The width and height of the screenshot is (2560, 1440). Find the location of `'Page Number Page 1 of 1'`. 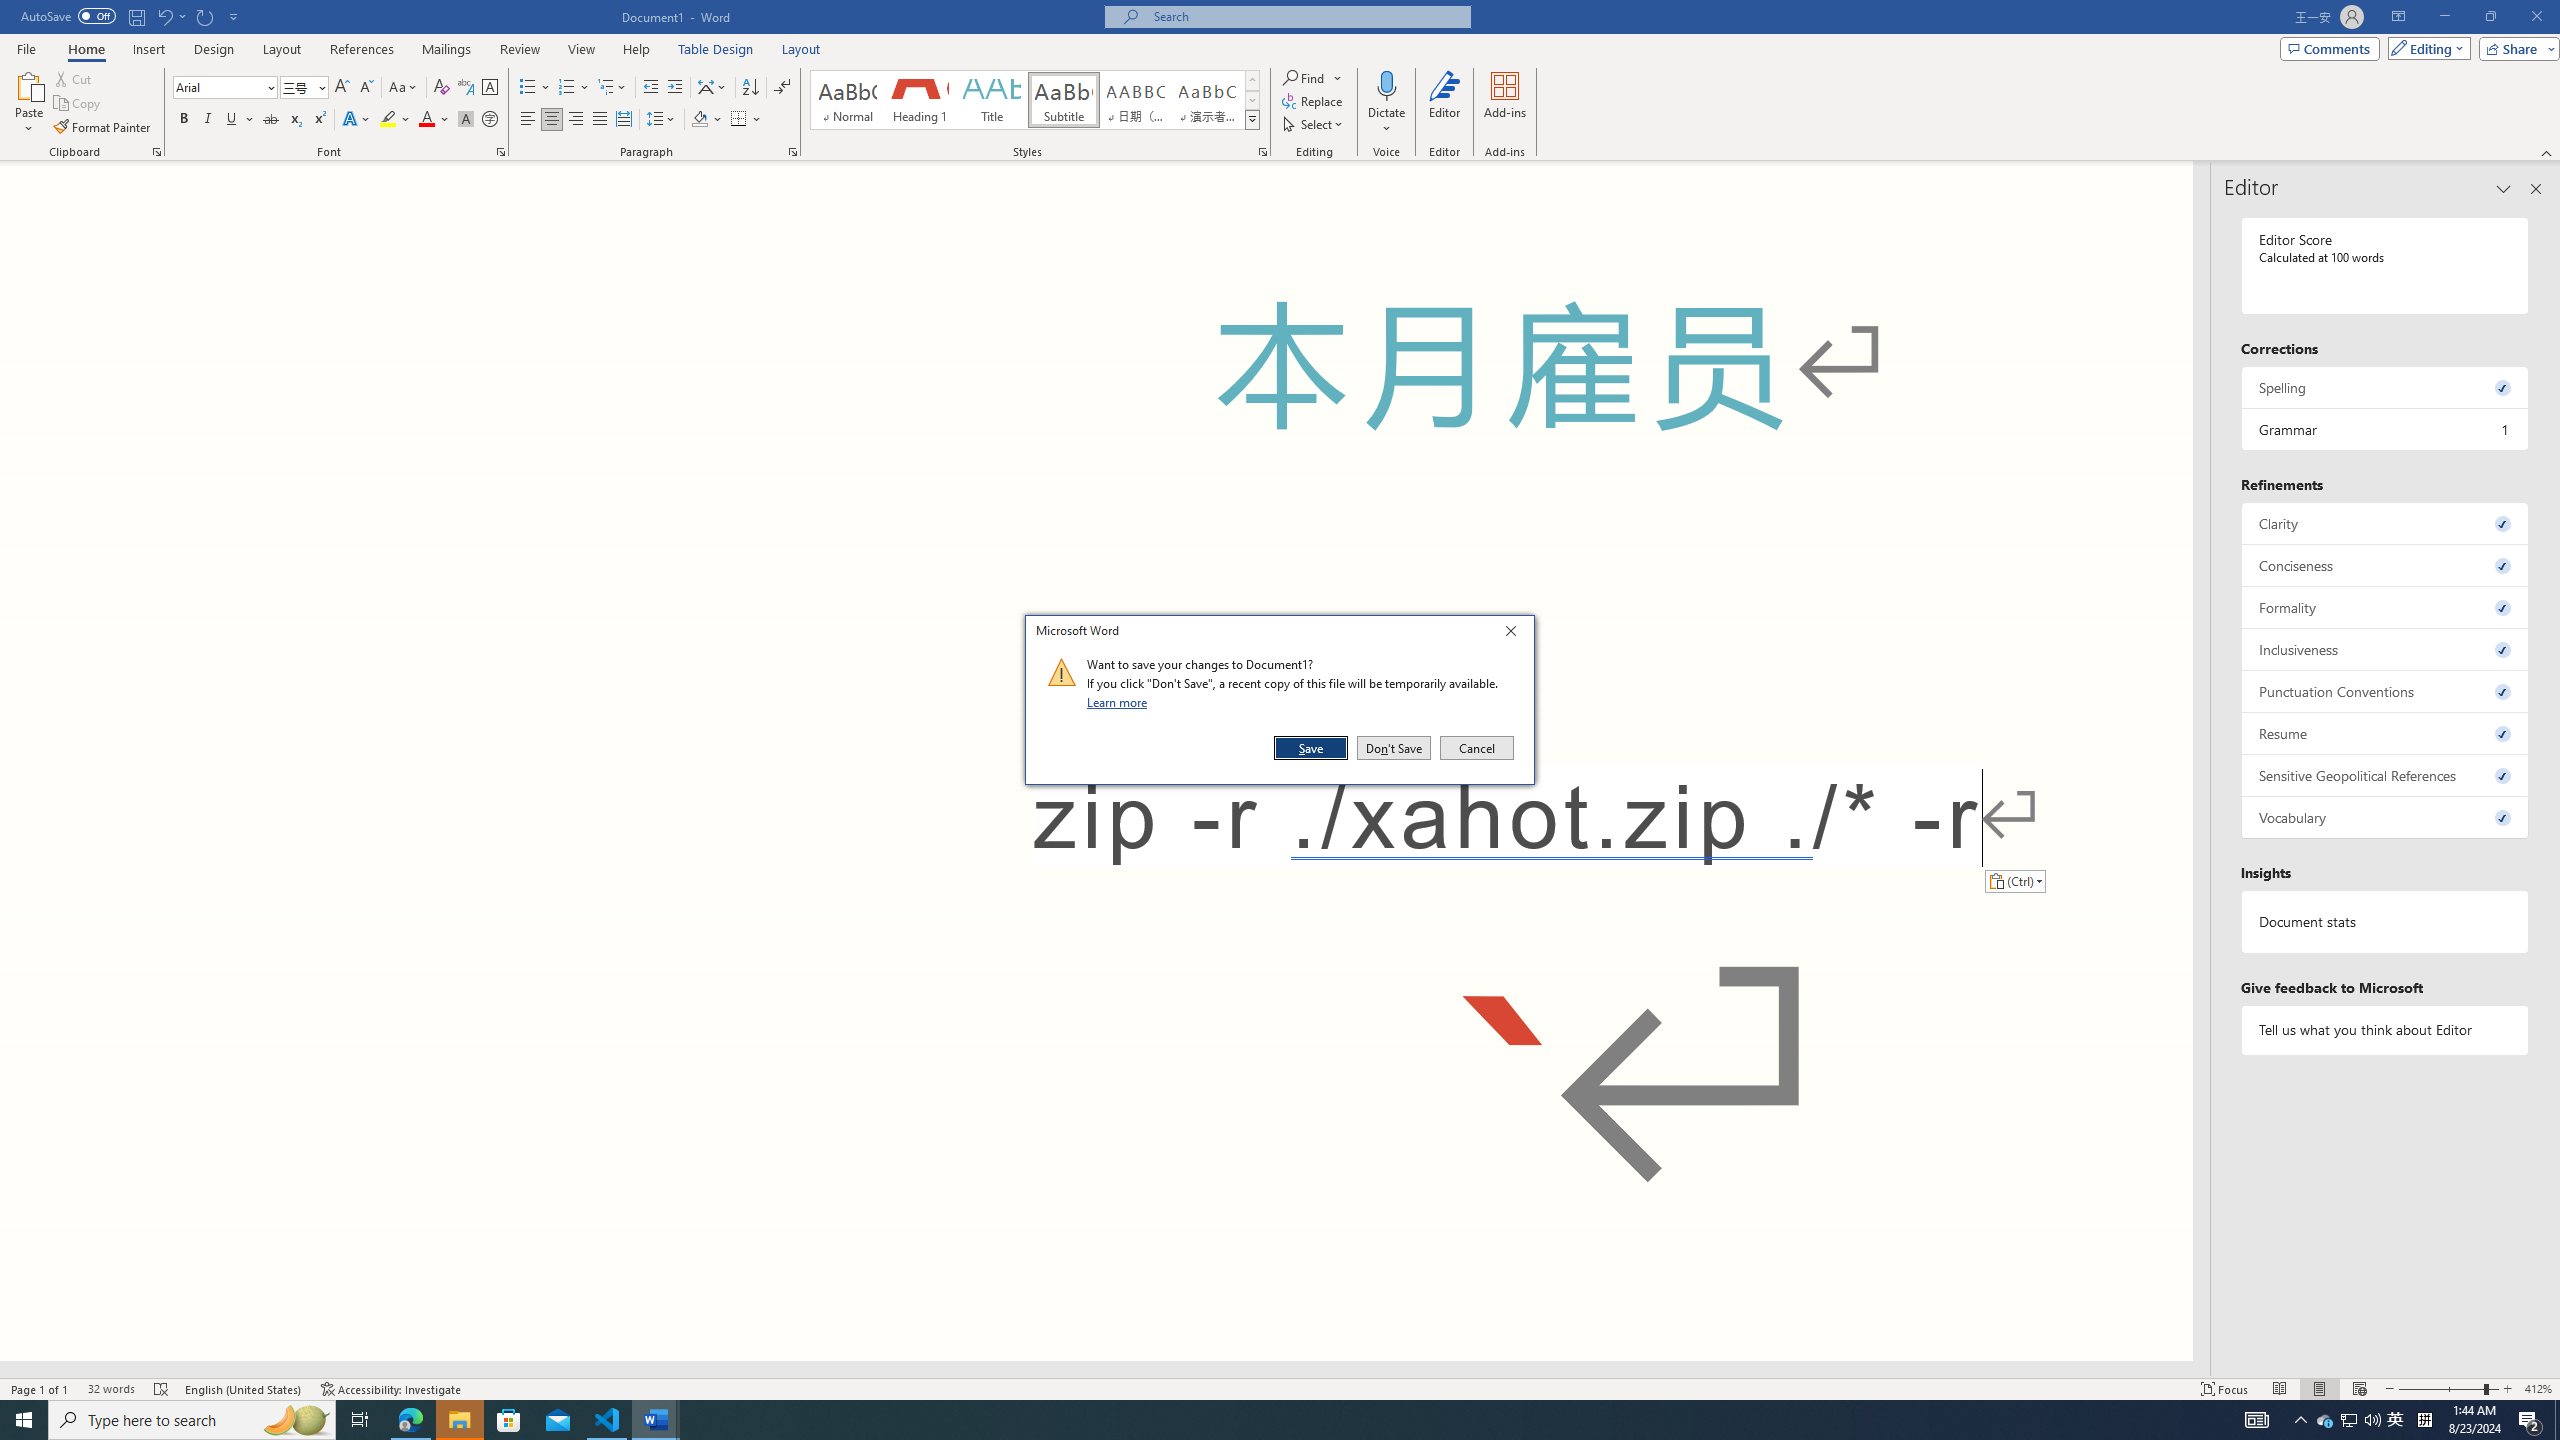

'Page Number Page 1 of 1' is located at coordinates (40, 1389).